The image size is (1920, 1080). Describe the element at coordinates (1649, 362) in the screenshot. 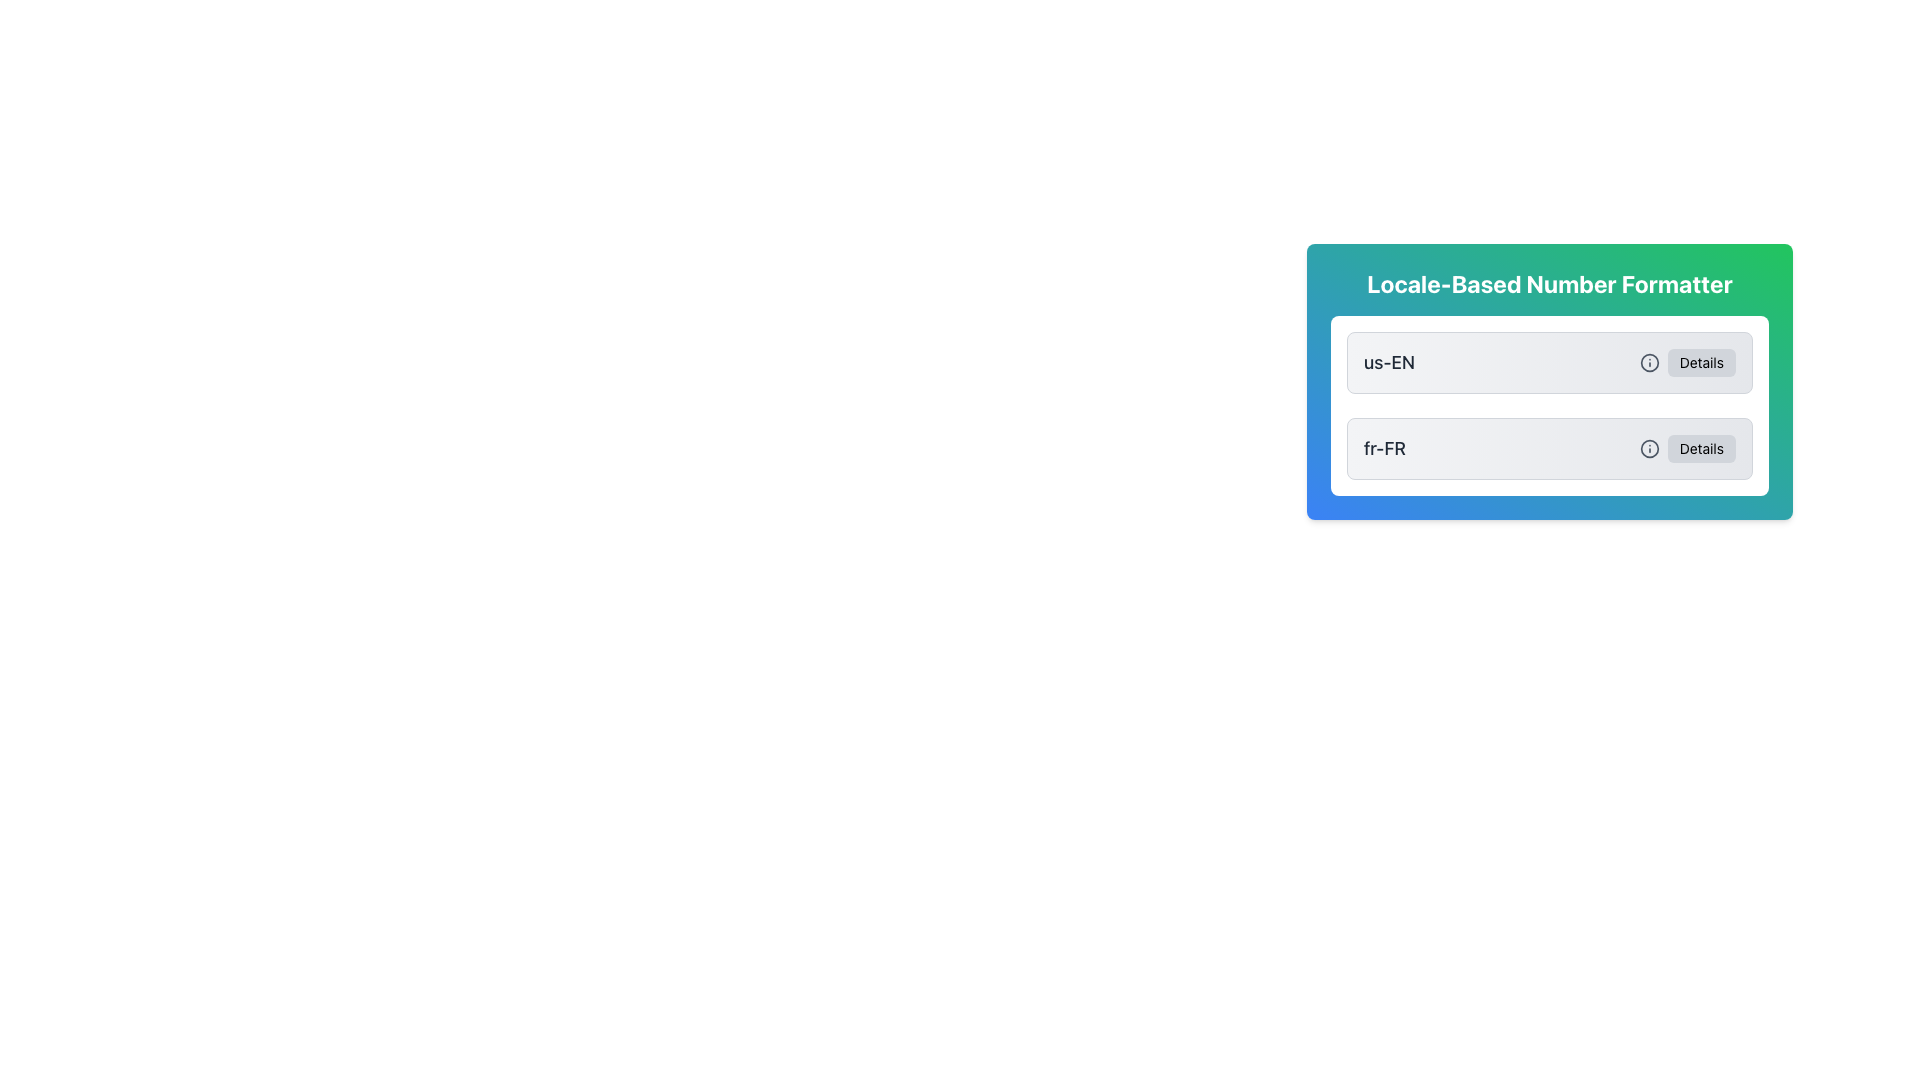

I see `the gray information icon, which consists of a circle enclosing a vertical line and a dot above it, located to the right of the 'us-EN' label and adjacent to the 'Details' button` at that location.